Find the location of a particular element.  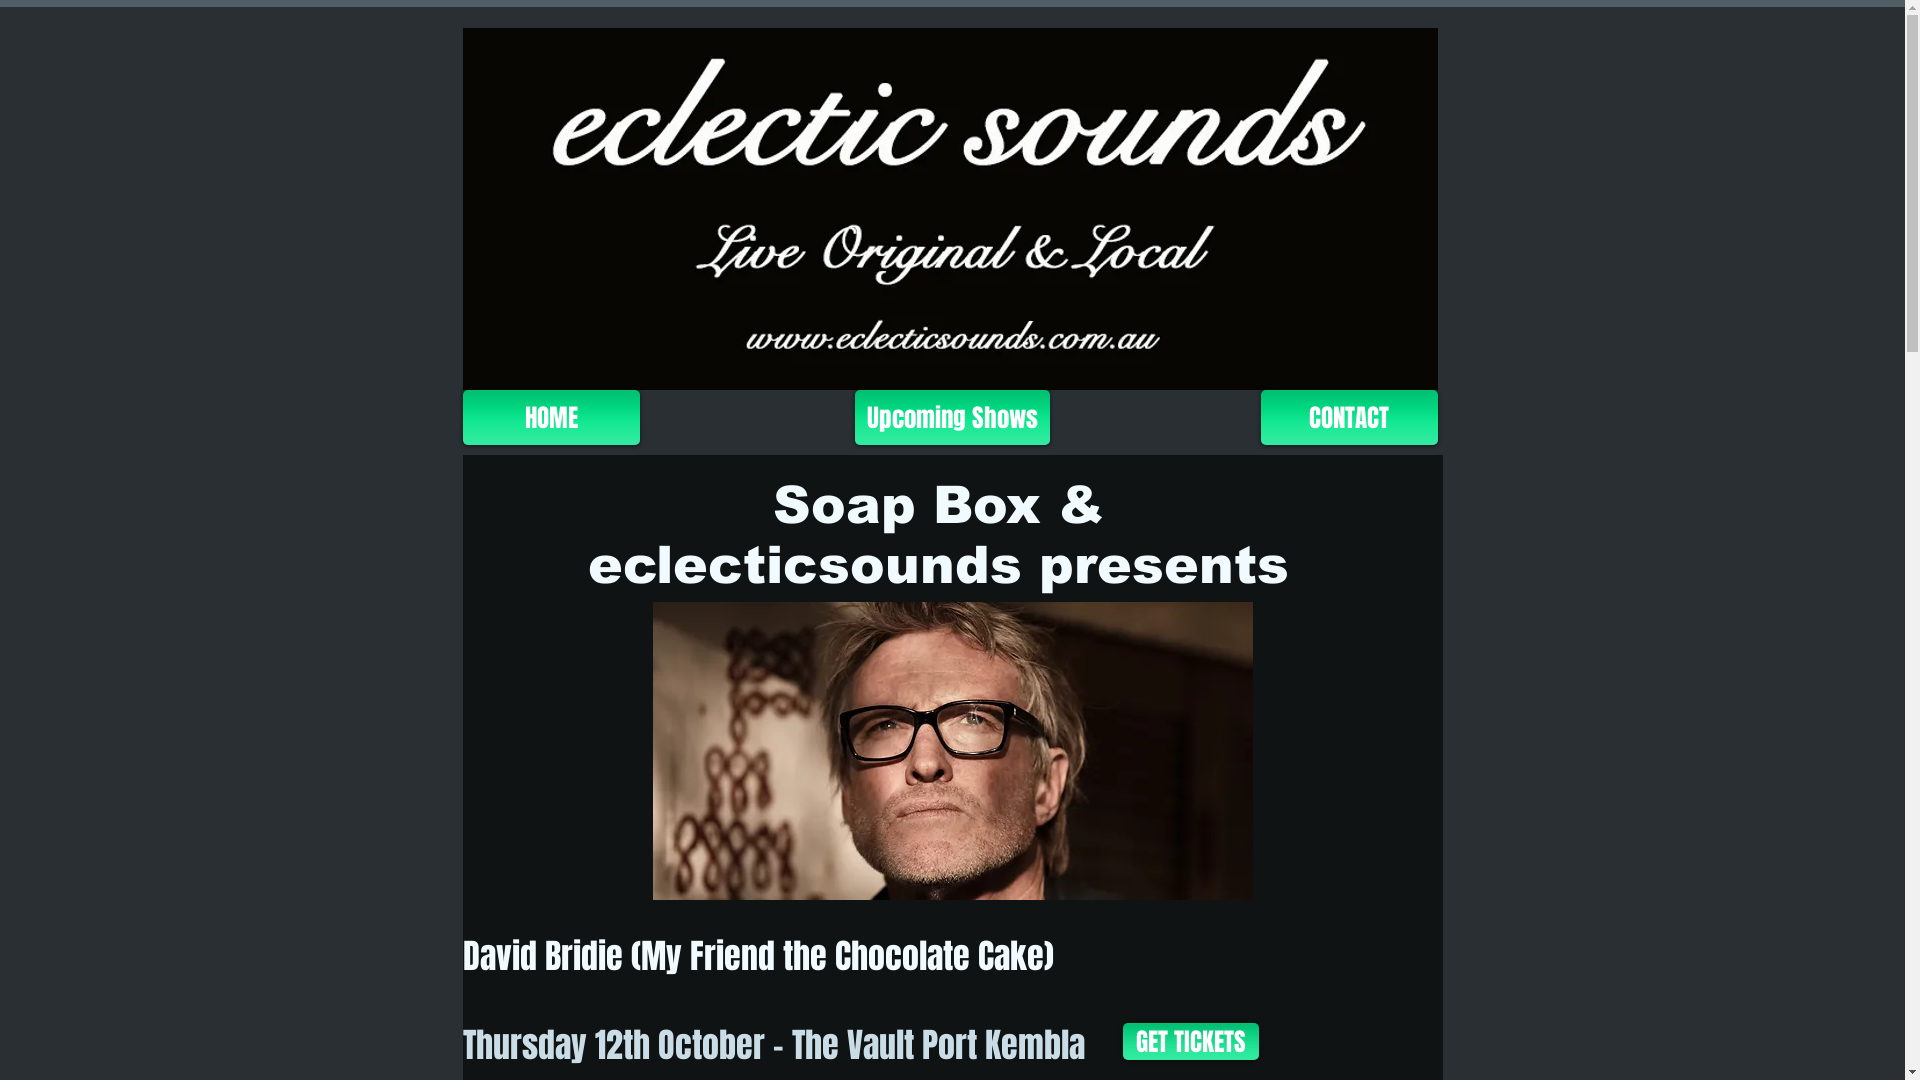

'GET TICKETS' is located at coordinates (1190, 1040).